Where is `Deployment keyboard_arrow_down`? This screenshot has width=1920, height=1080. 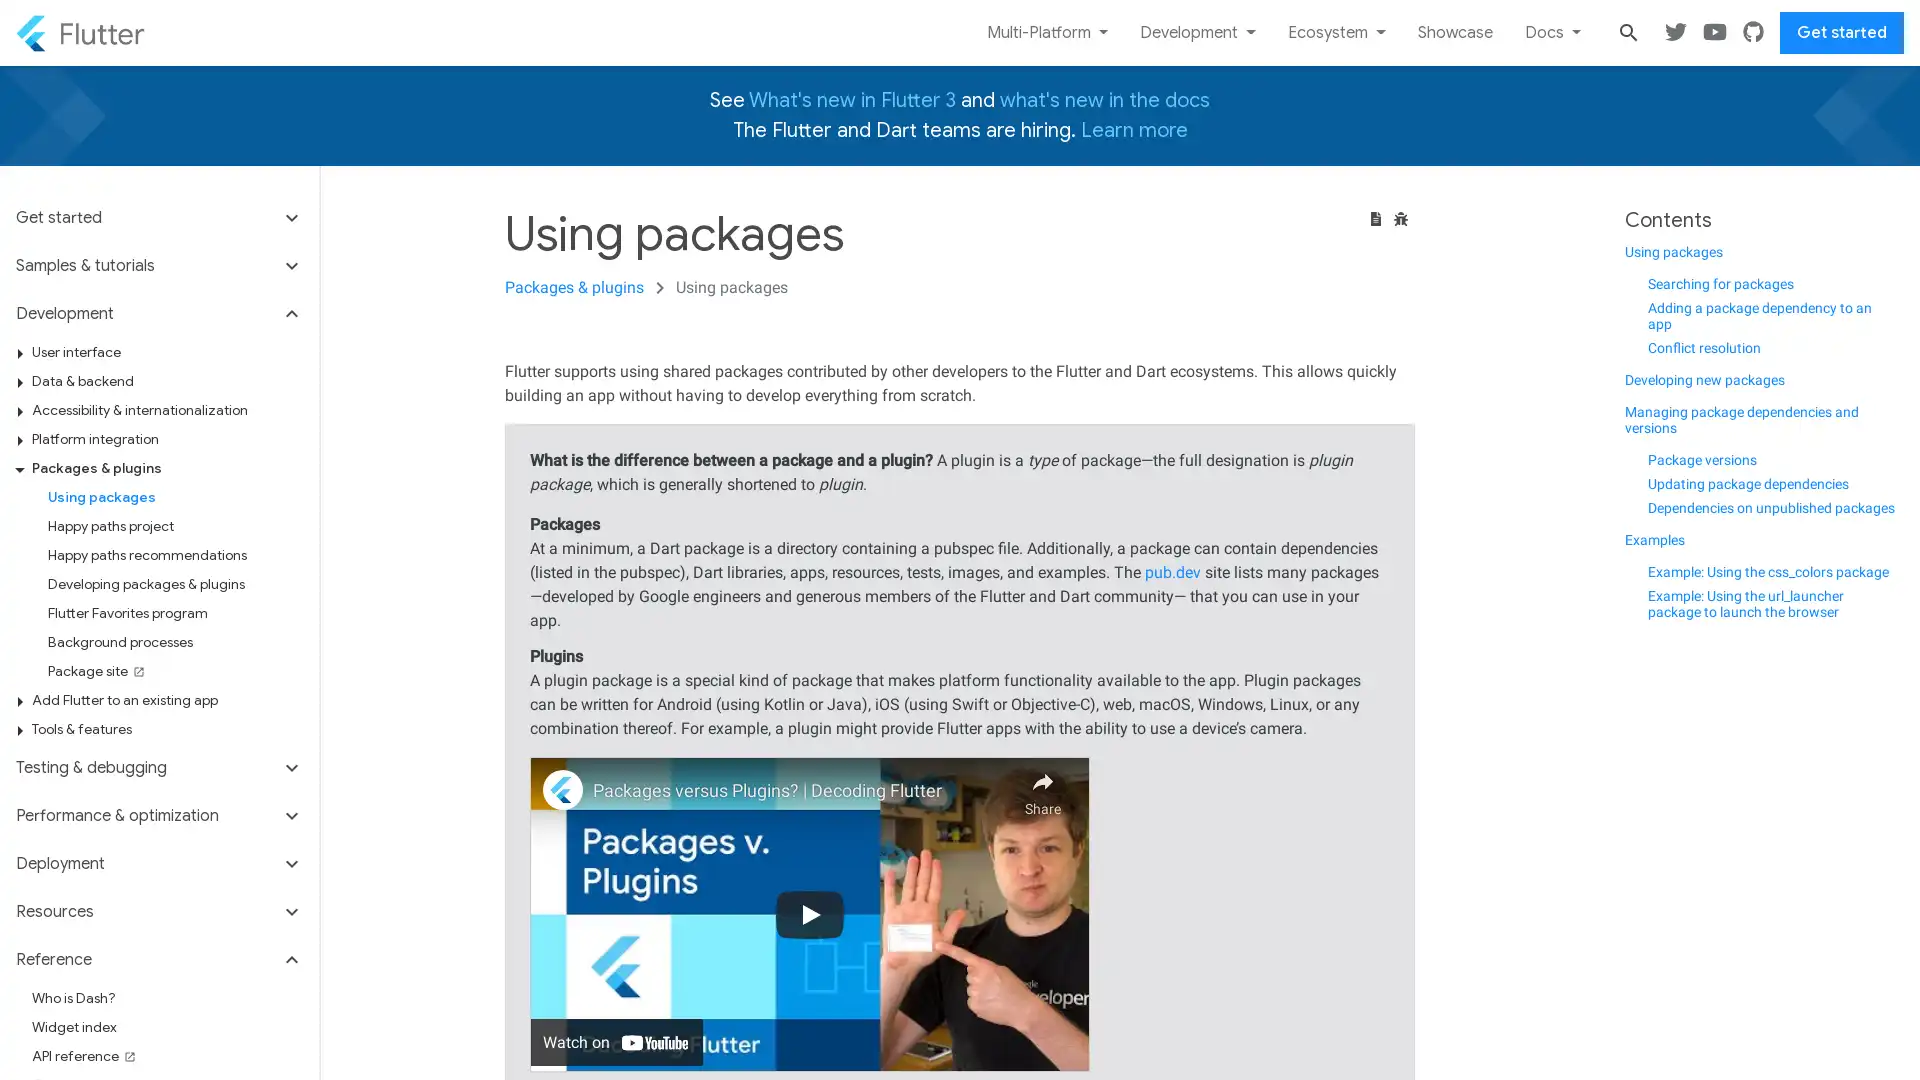
Deployment keyboard_arrow_down is located at coordinates (158, 863).